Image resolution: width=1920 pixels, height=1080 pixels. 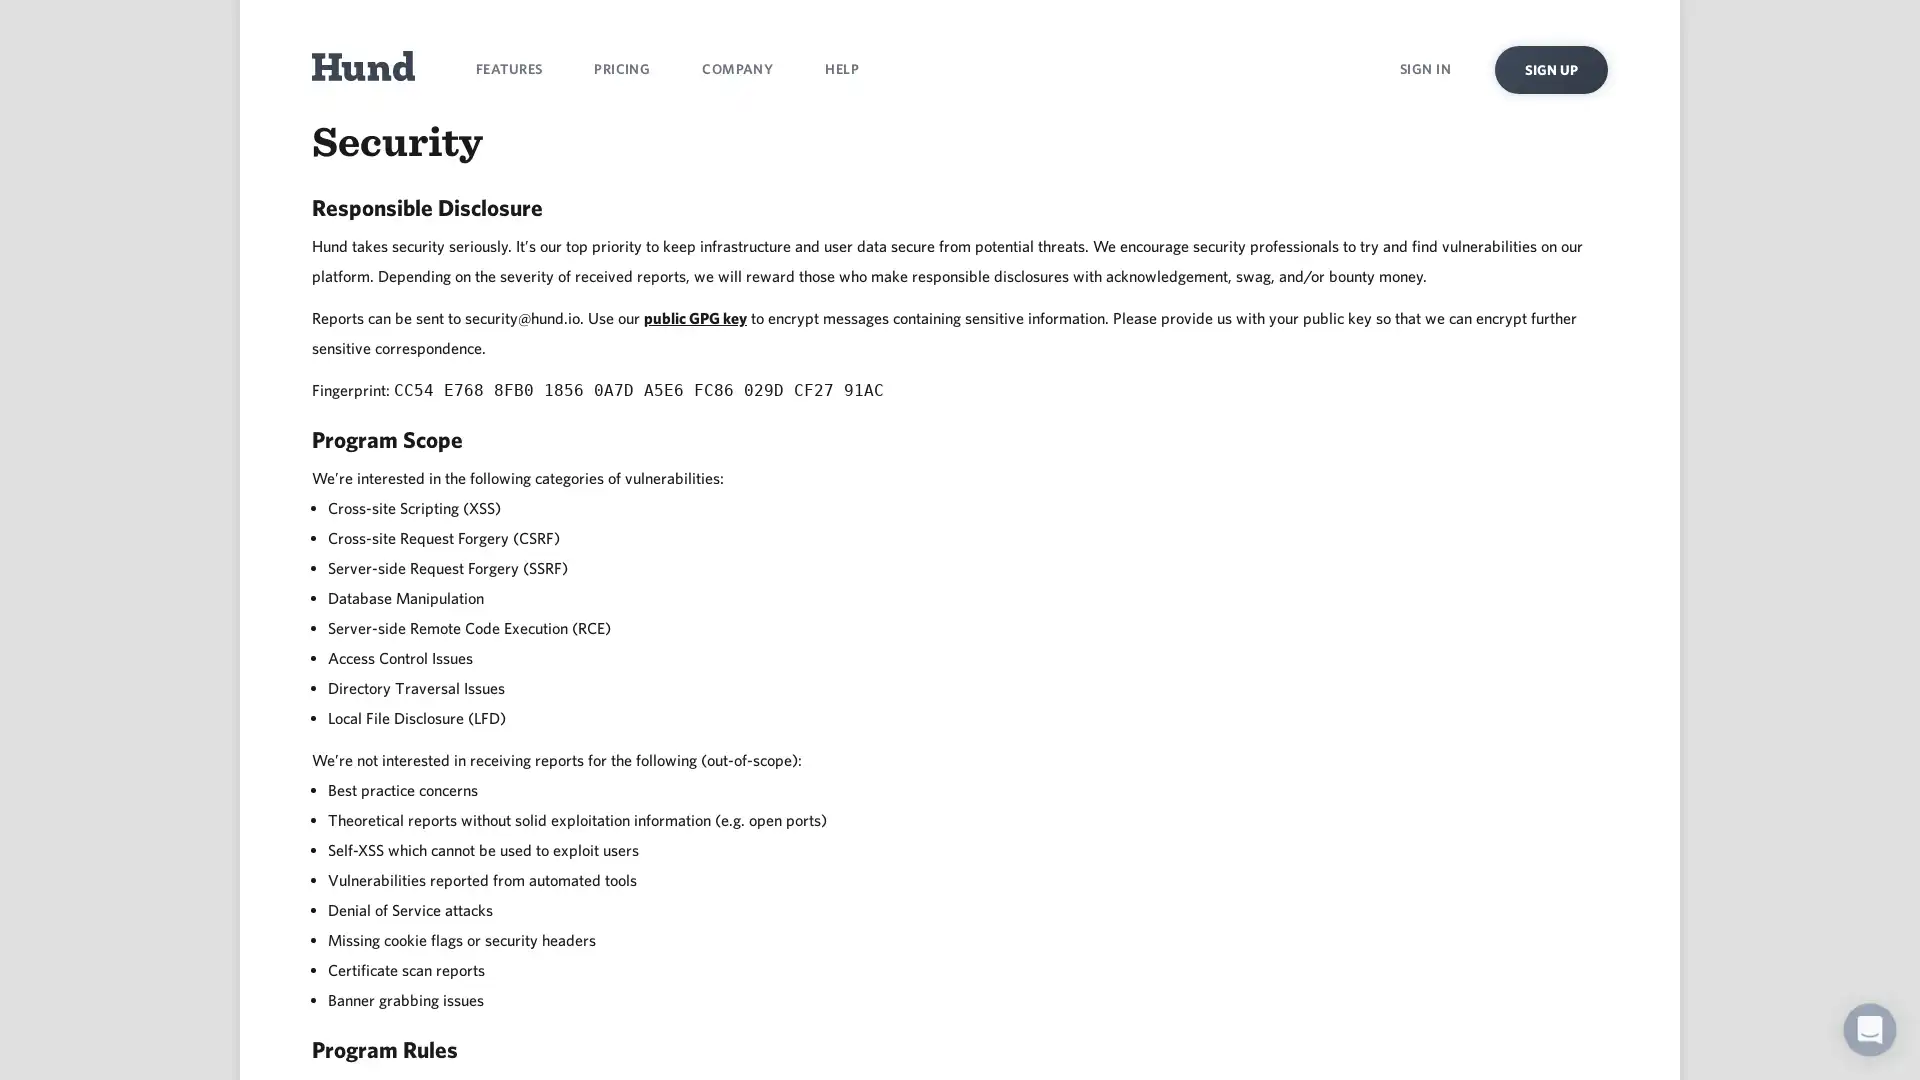 What do you see at coordinates (1869, 1029) in the screenshot?
I see `Open Intercom Messenger` at bounding box center [1869, 1029].